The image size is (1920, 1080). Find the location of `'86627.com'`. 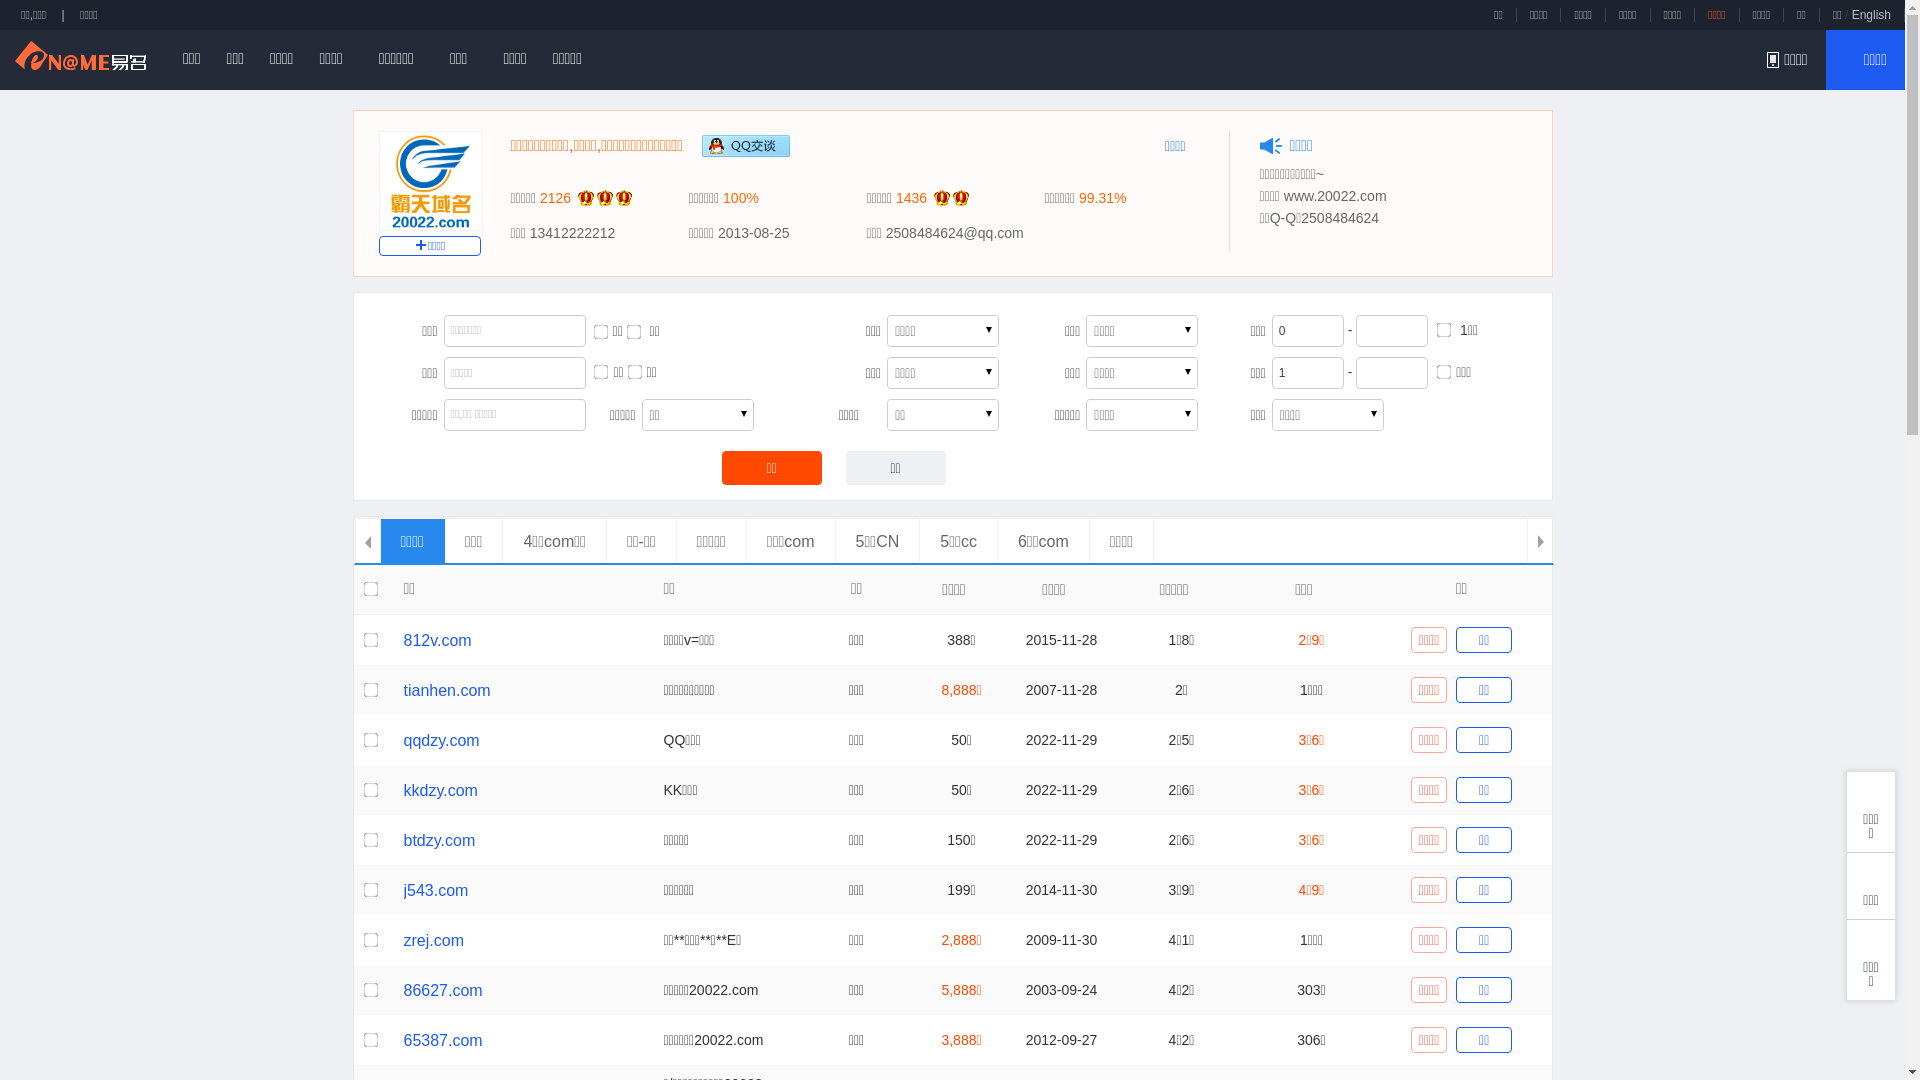

'86627.com' is located at coordinates (442, 990).